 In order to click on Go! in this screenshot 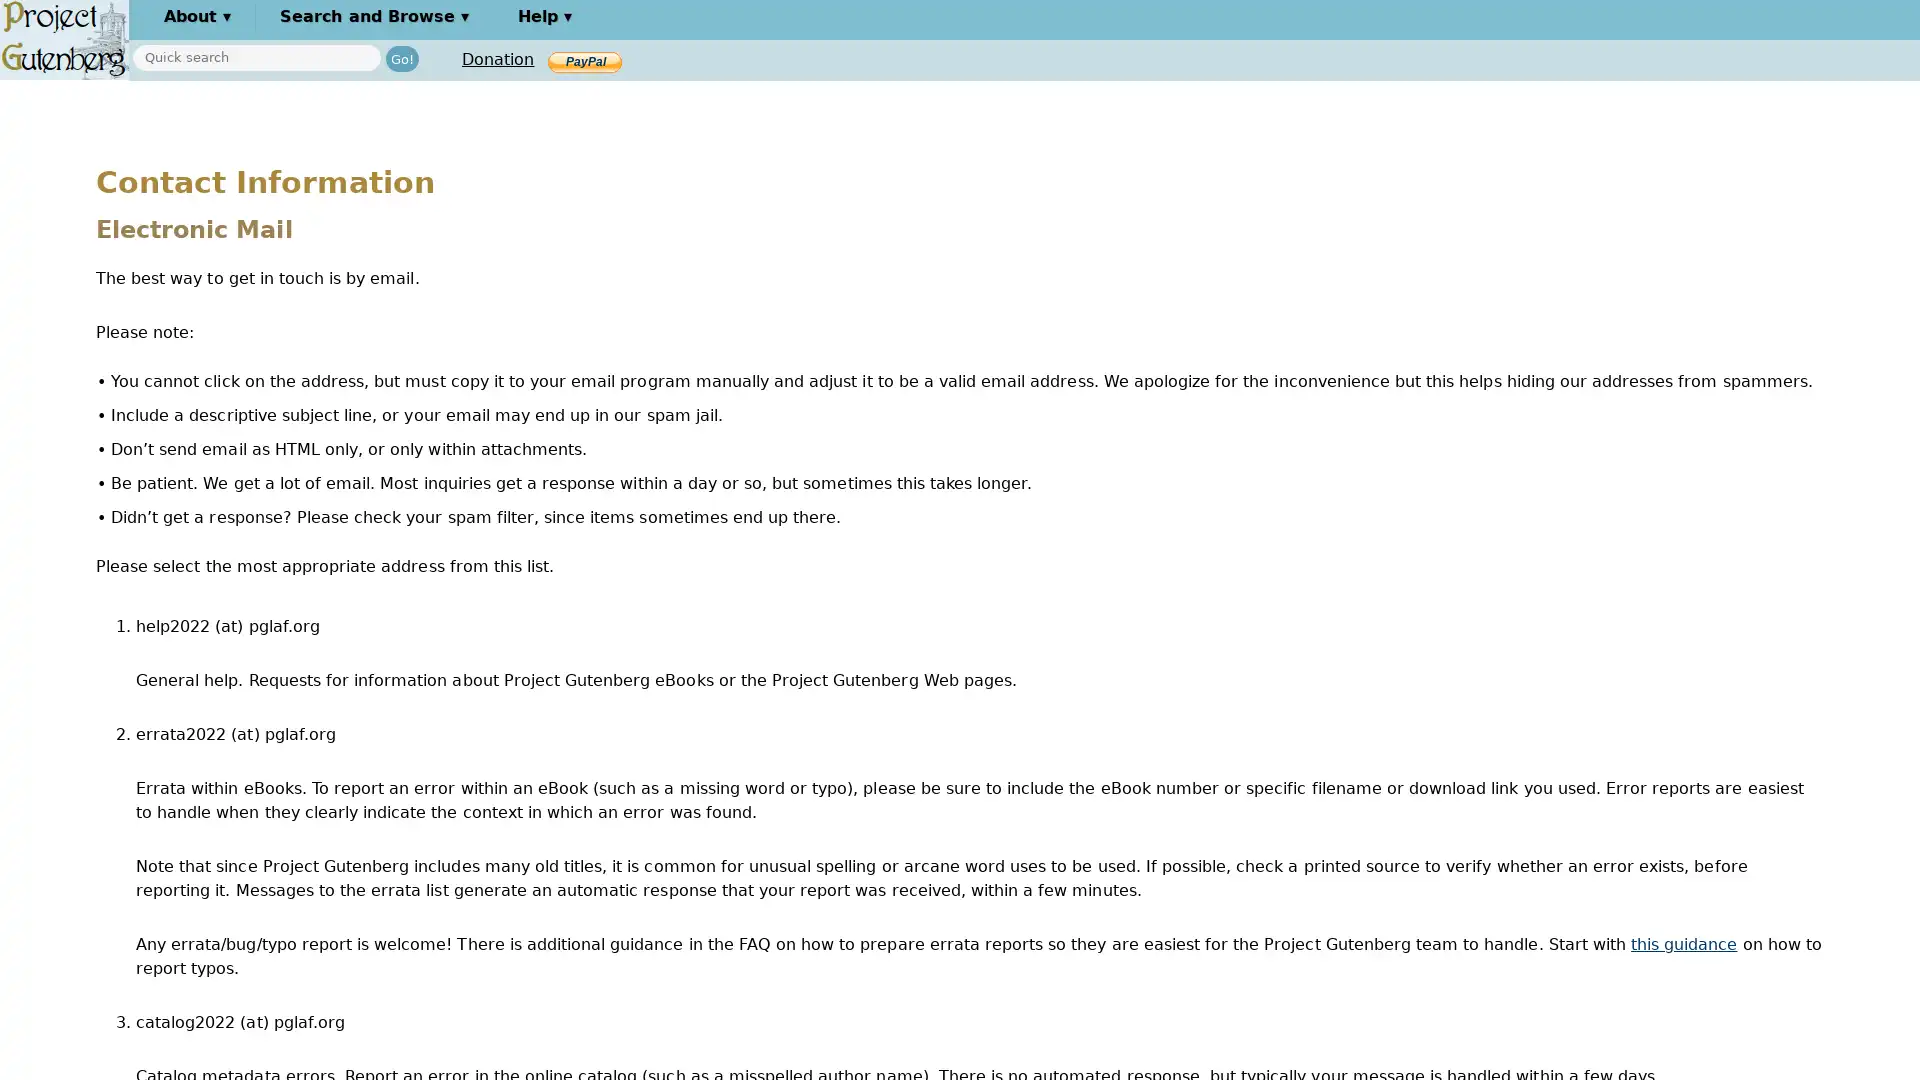, I will do `click(401, 57)`.